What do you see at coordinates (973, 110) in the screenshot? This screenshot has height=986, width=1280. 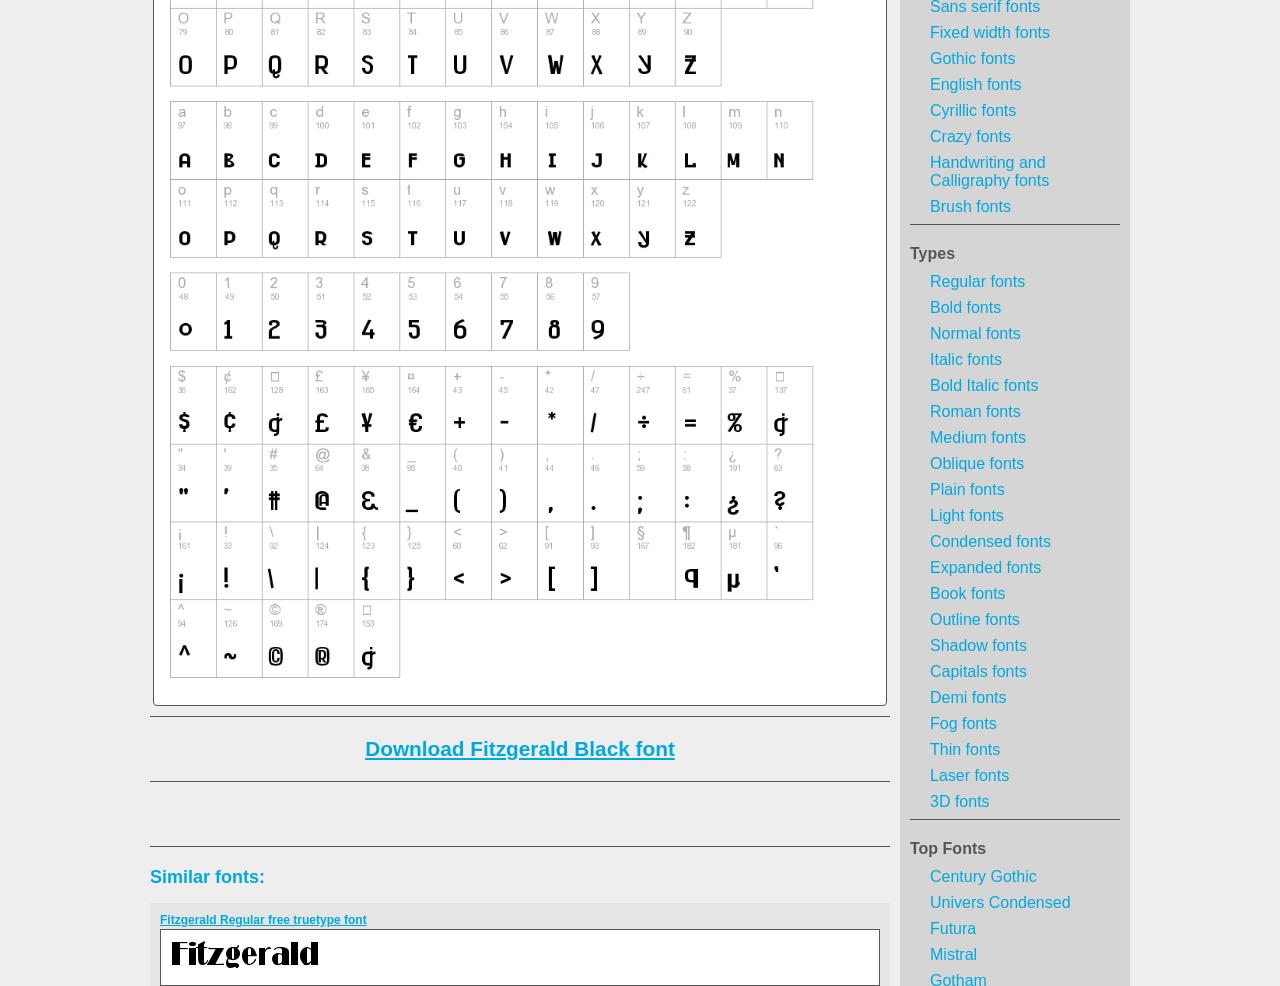 I see `'Cyrillic fonts'` at bounding box center [973, 110].